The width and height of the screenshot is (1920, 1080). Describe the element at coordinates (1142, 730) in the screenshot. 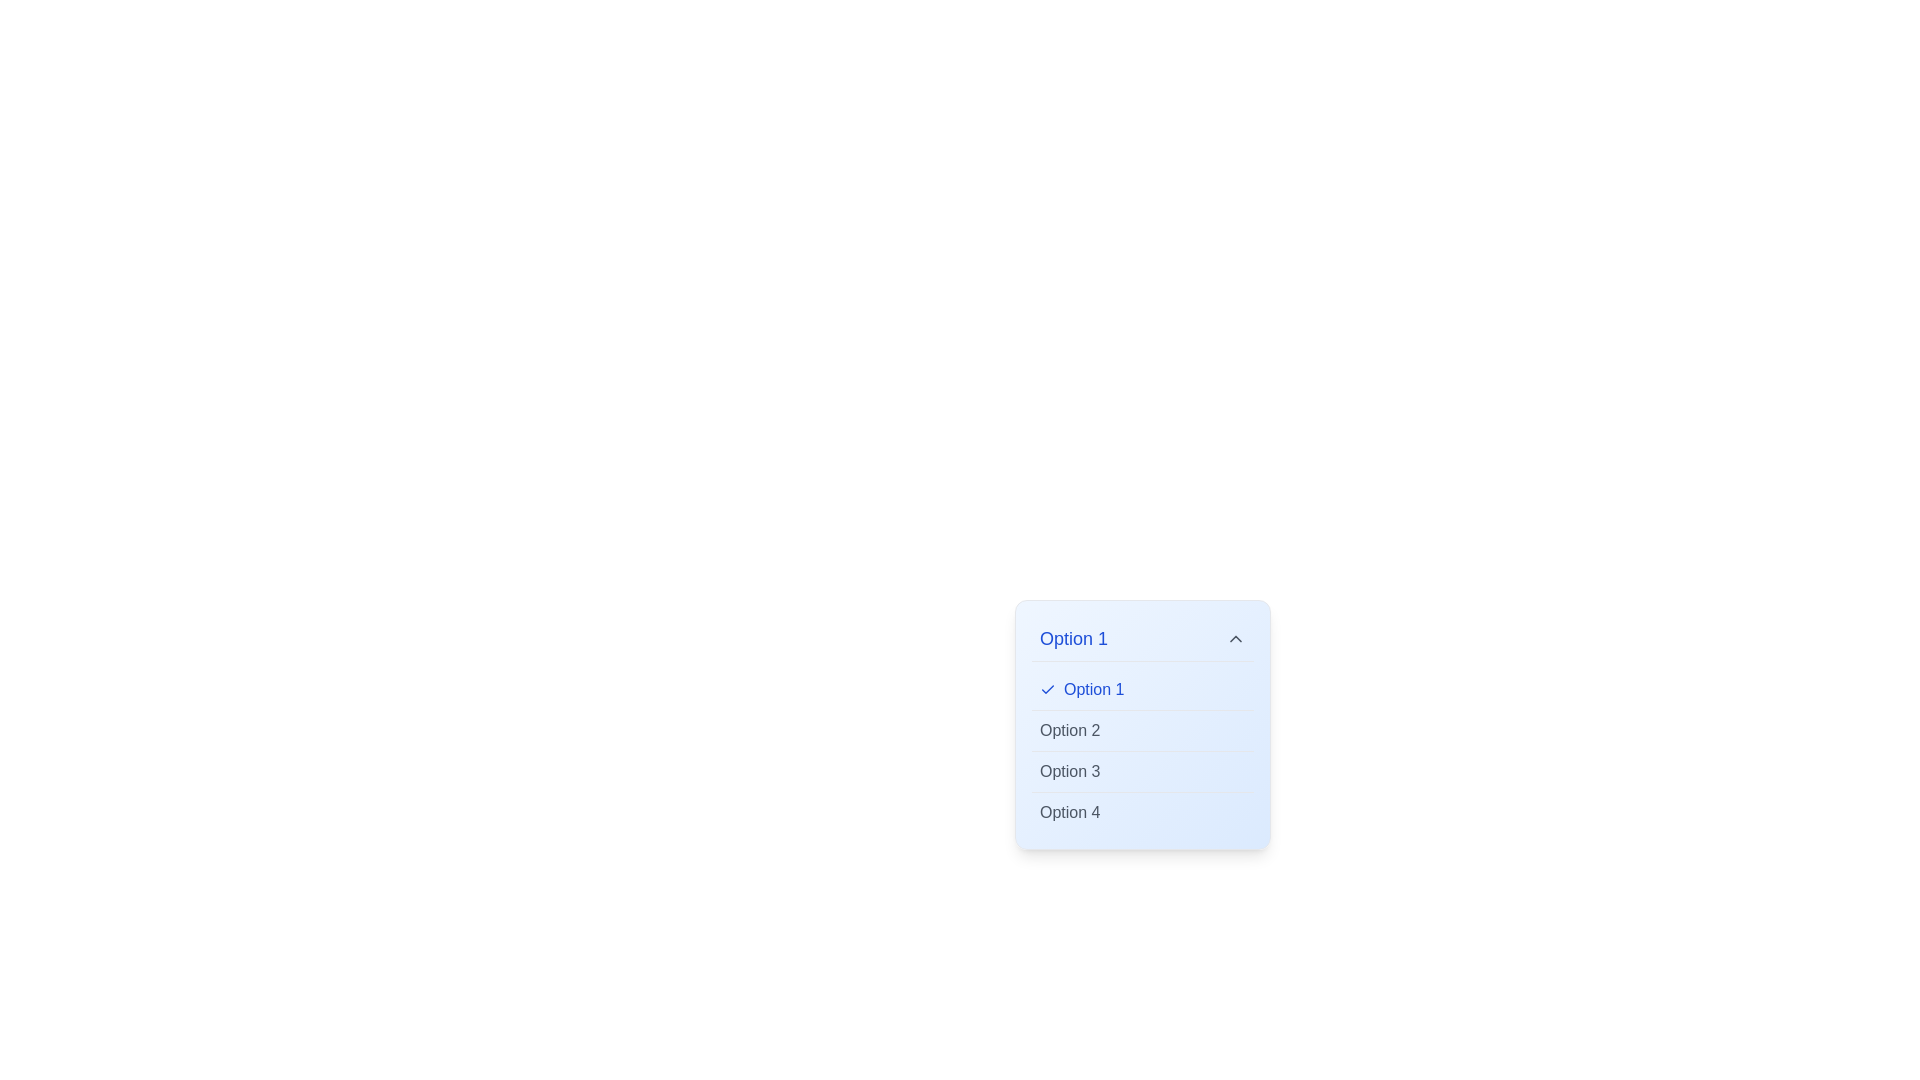

I see `the dropdown option displaying 'Option 2'` at that location.